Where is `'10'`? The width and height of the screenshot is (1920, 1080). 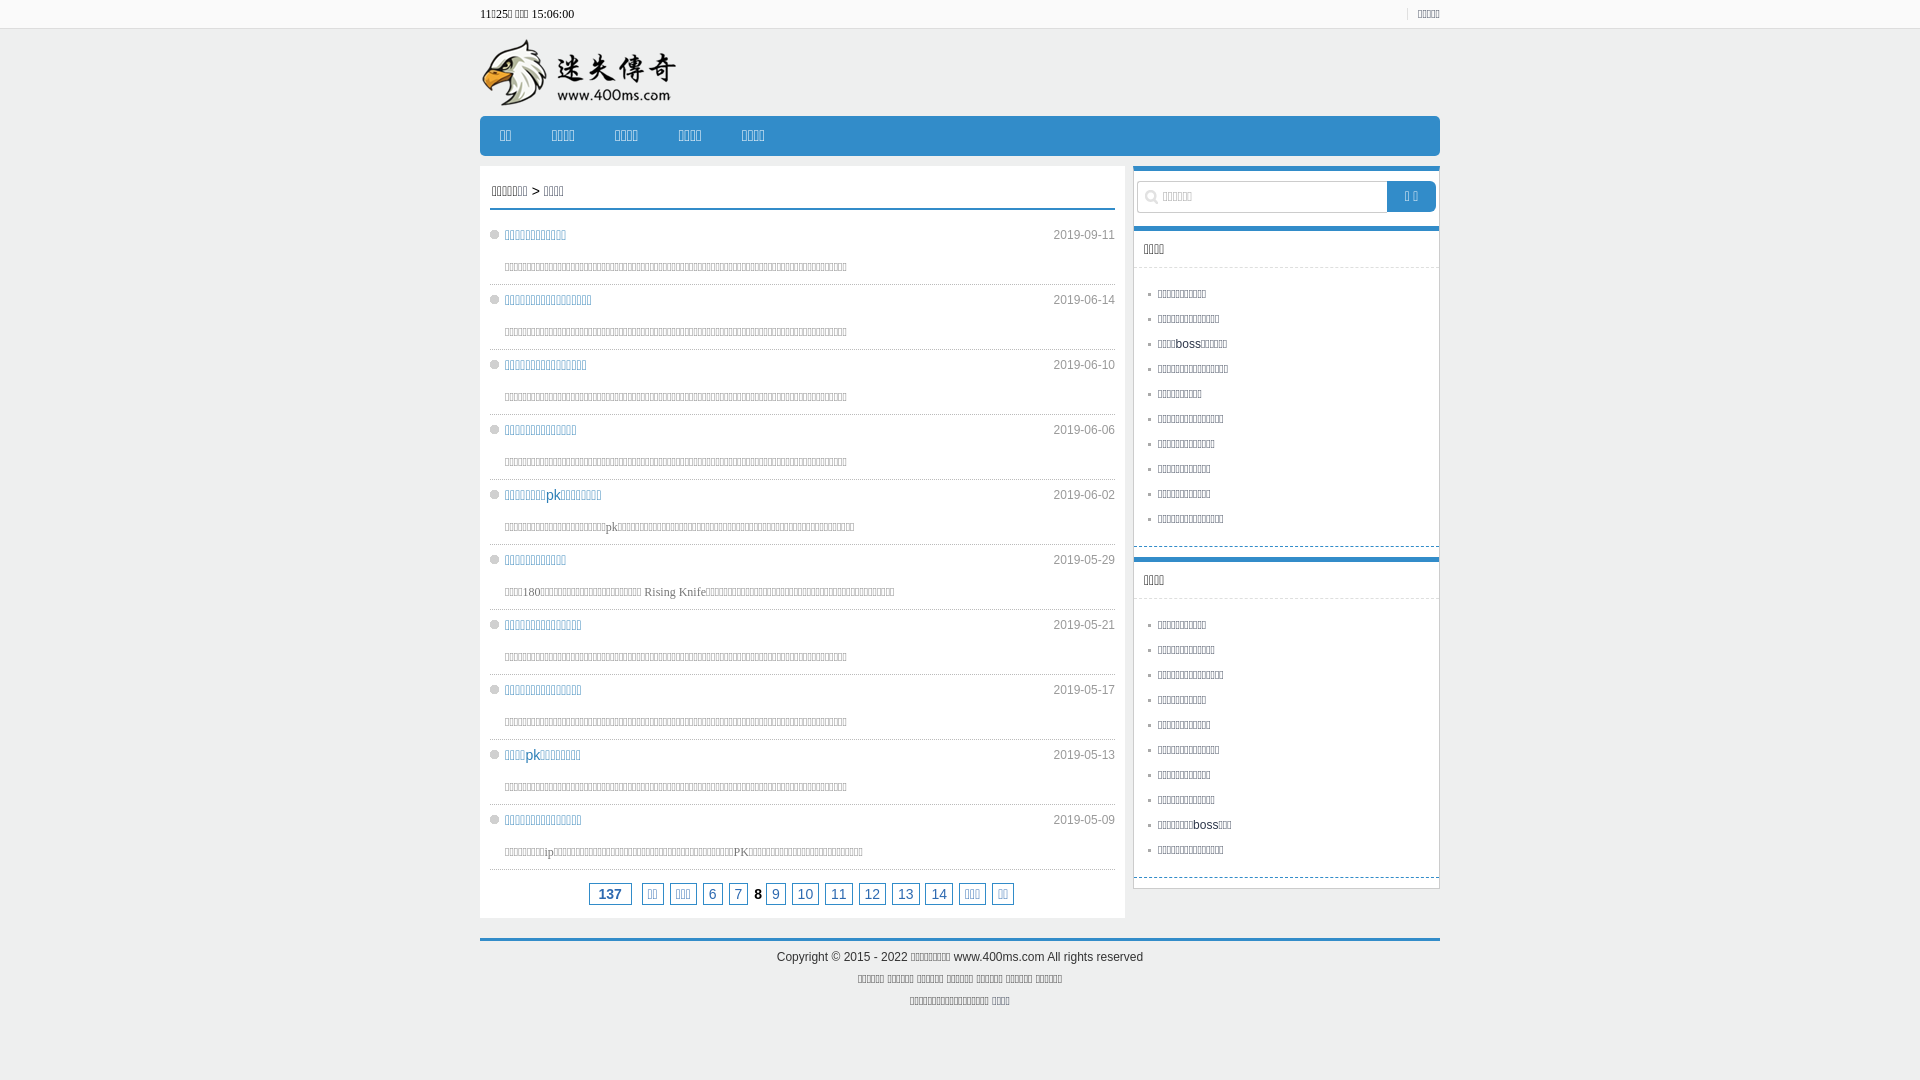
'10' is located at coordinates (806, 893).